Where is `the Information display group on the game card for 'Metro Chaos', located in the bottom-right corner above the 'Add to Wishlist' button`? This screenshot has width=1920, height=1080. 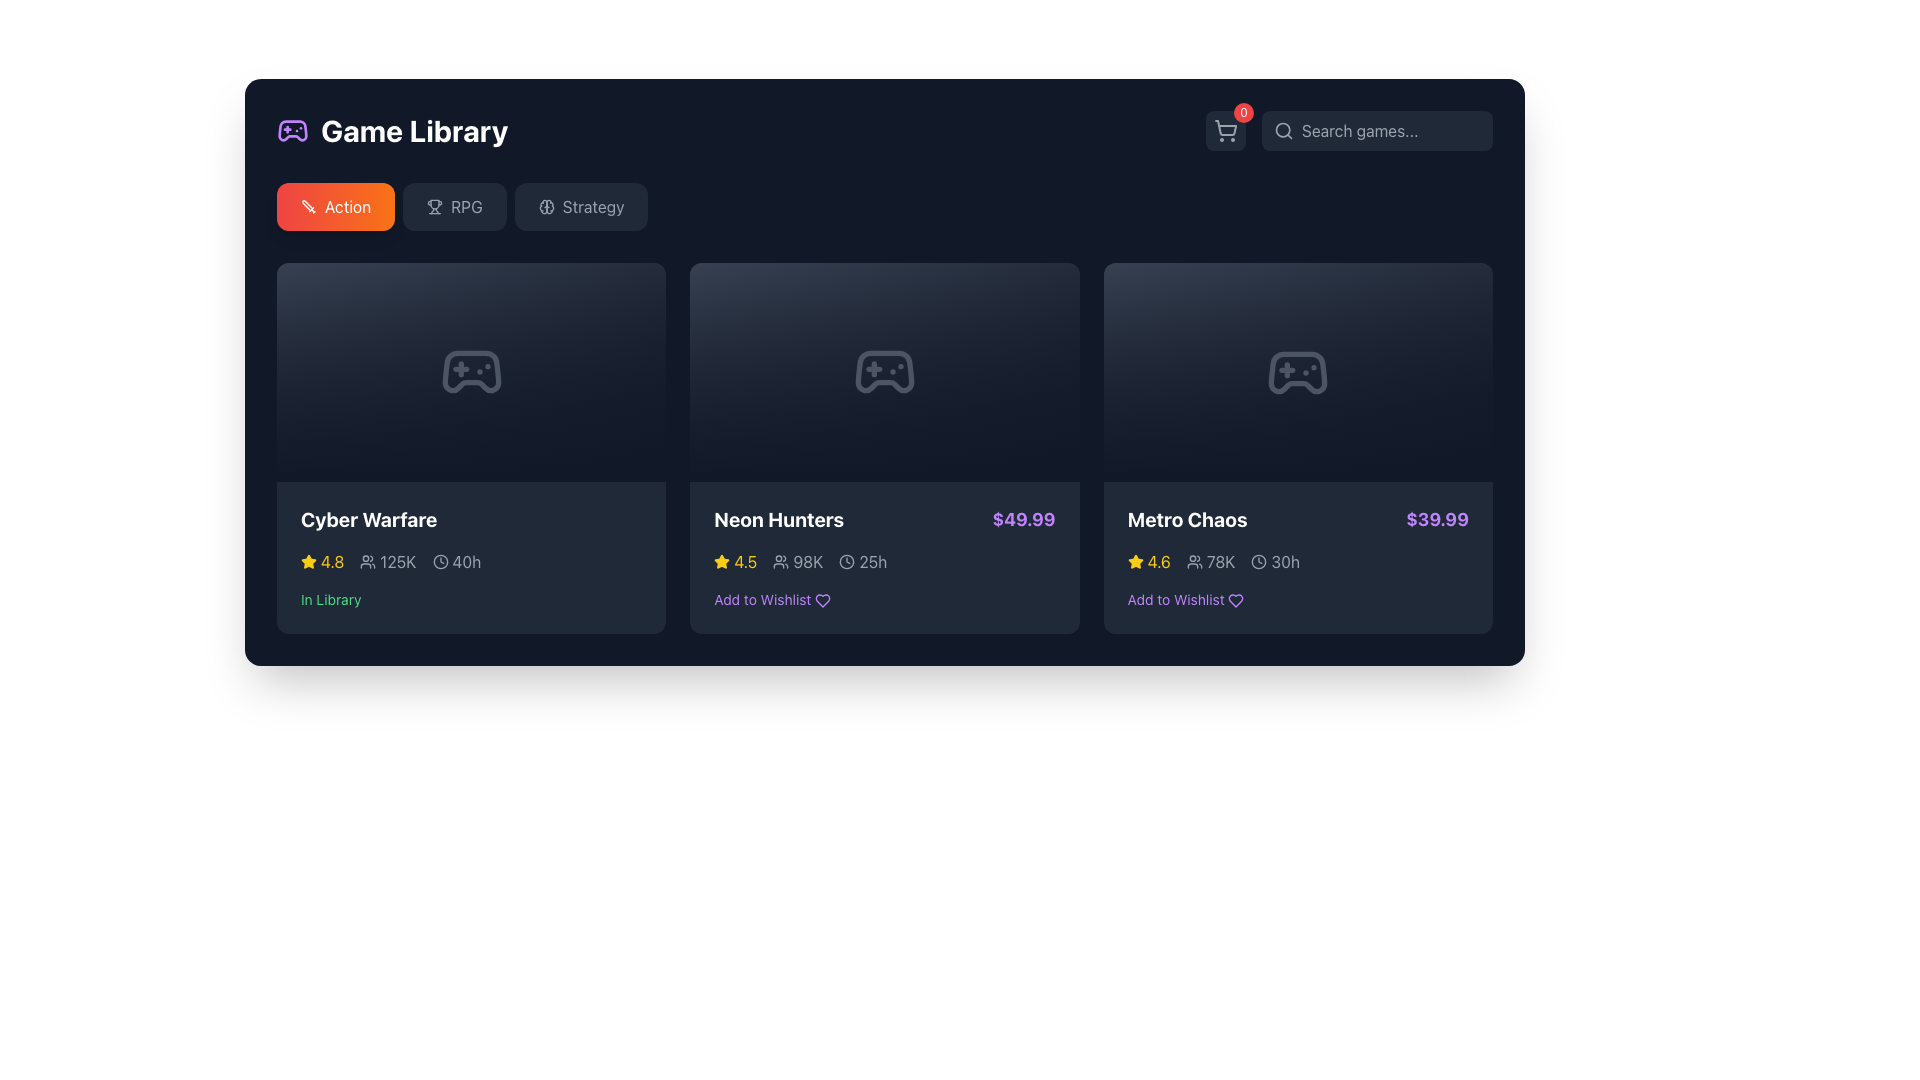
the Information display group on the game card for 'Metro Chaos', located in the bottom-right corner above the 'Add to Wishlist' button is located at coordinates (1298, 562).